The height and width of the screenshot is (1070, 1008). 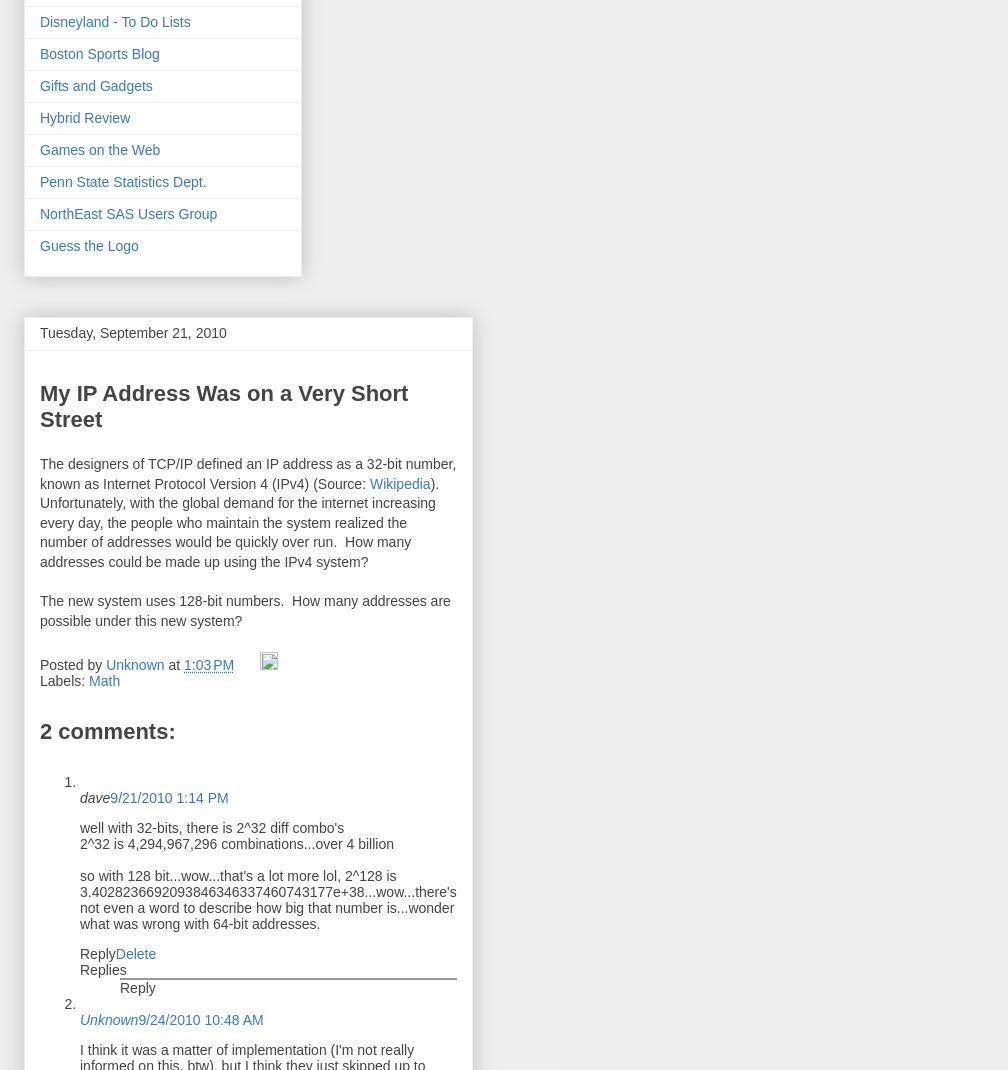 What do you see at coordinates (80, 875) in the screenshot?
I see `'so with 128 bit...wow...that's a lot more lol, 2^128 is'` at bounding box center [80, 875].